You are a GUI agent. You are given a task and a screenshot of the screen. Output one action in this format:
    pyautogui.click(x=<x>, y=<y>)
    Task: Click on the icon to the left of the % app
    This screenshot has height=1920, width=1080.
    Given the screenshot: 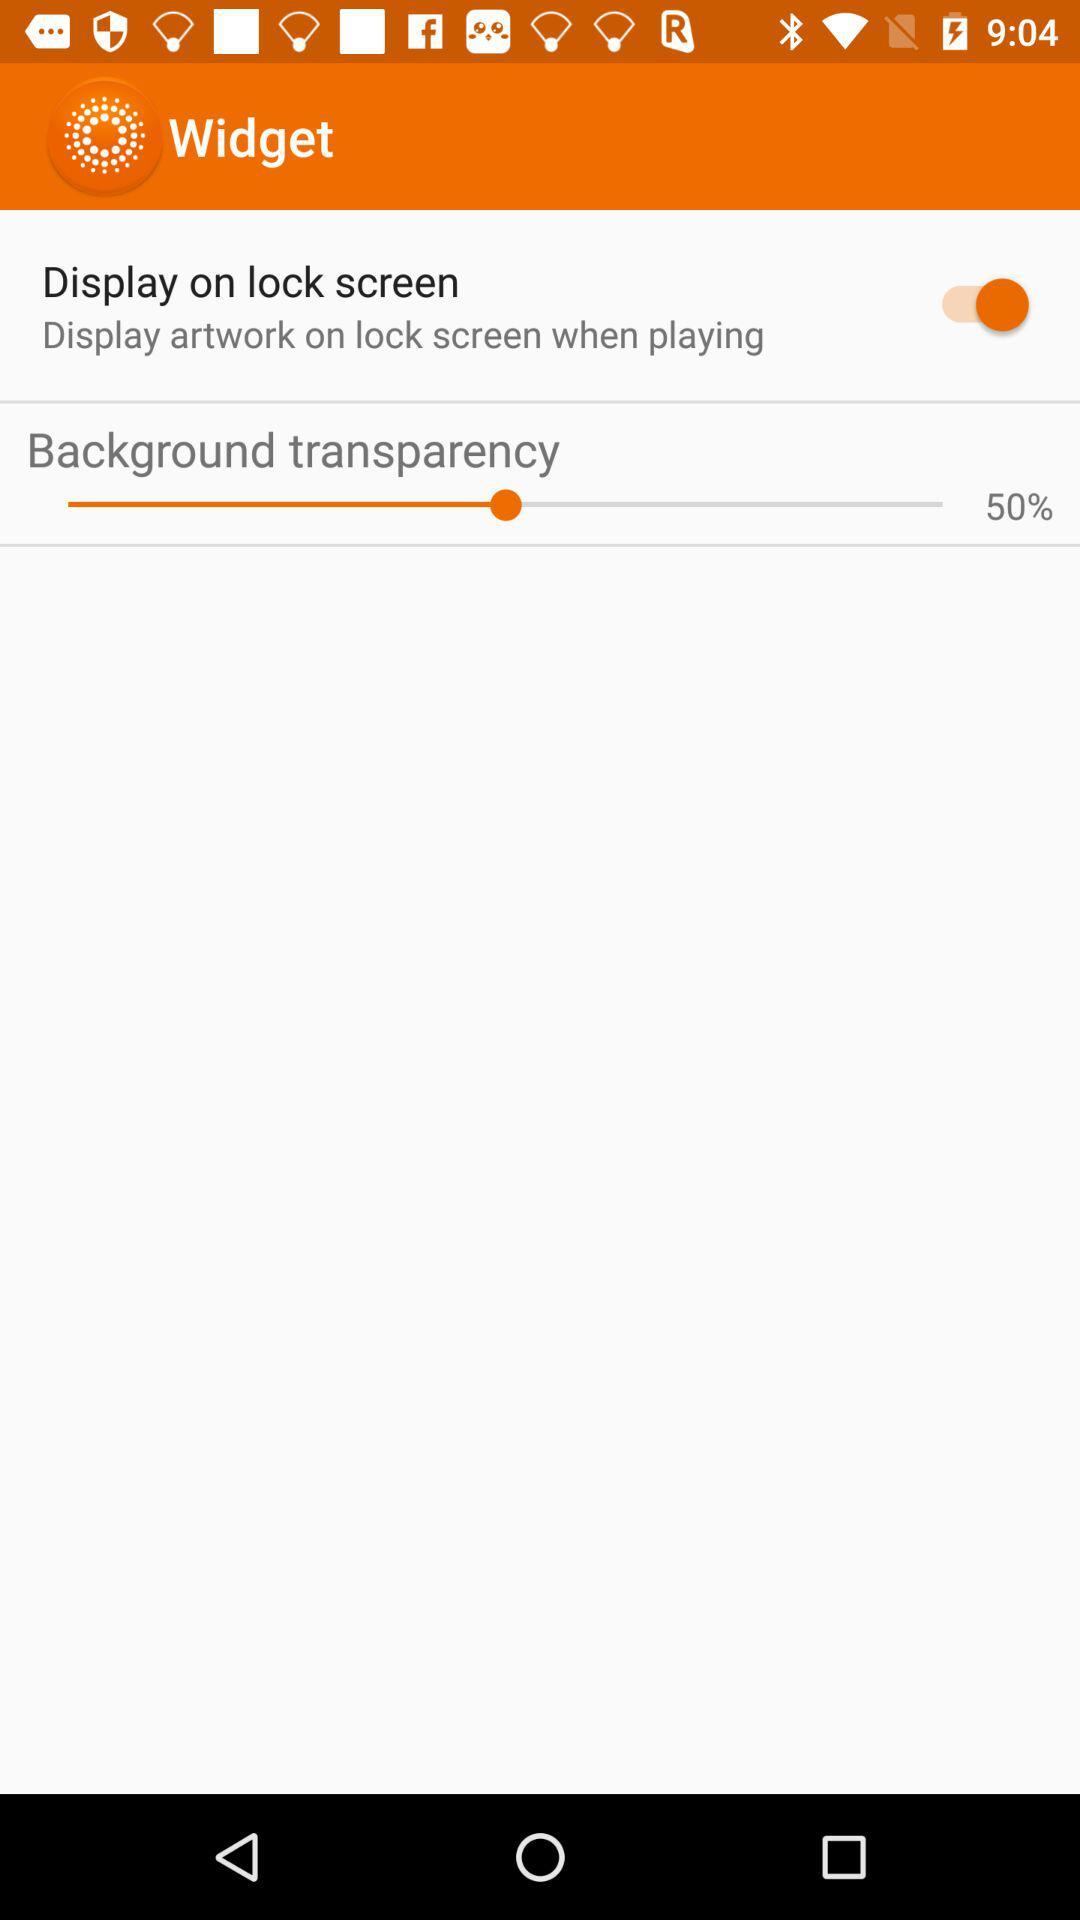 What is the action you would take?
    pyautogui.click(x=1005, y=505)
    